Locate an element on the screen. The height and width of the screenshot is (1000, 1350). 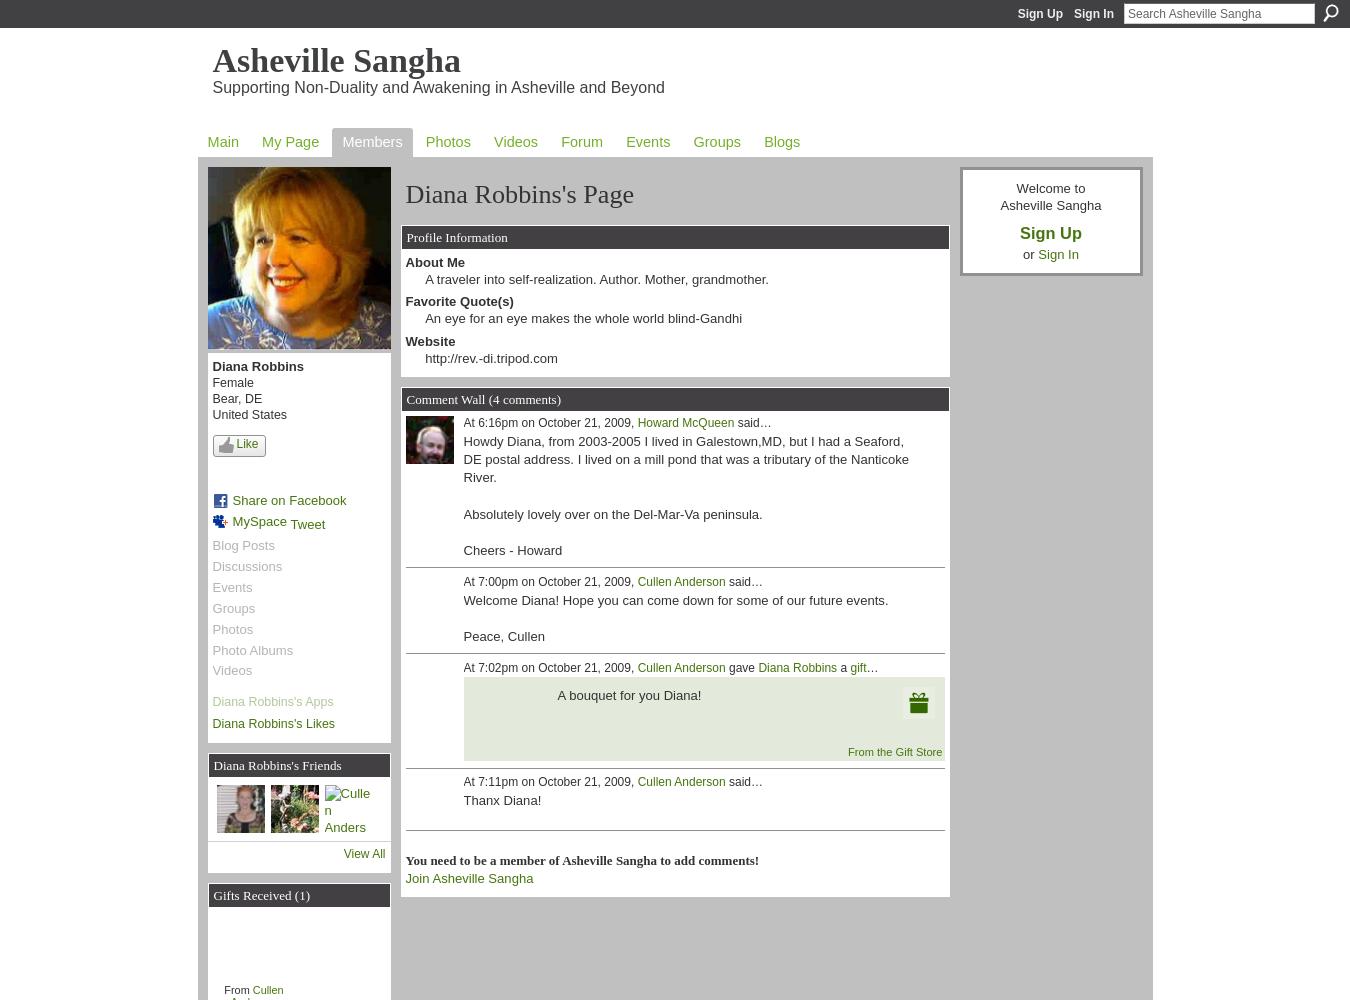
'Howdy Diana, from 2003-2005 I lived in Galestown,MD, but I had a Seaford, DE postal address. I lived on a mill pond that was a tributary of the Nanticoke River.' is located at coordinates (684, 458).